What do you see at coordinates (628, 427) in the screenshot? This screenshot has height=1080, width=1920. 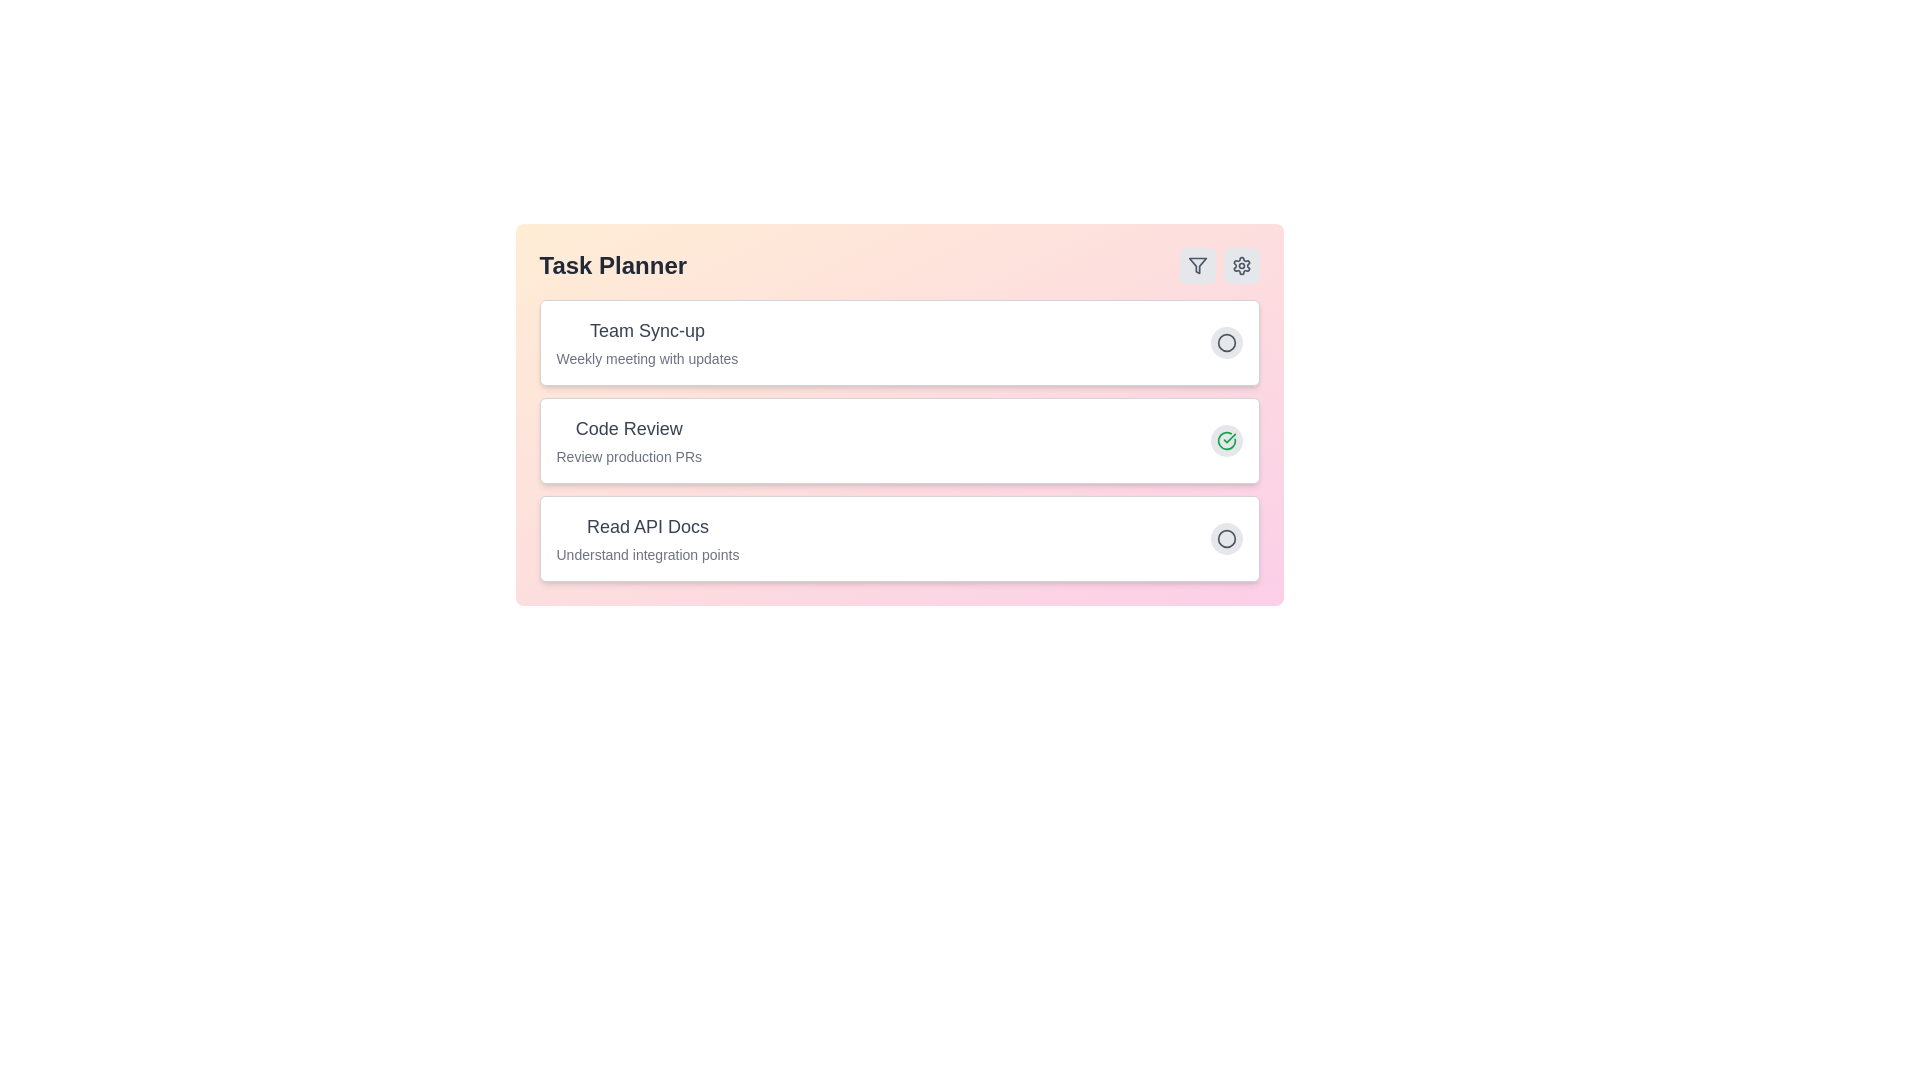 I see `the task item titled 'Code Review' to interact with it` at bounding box center [628, 427].